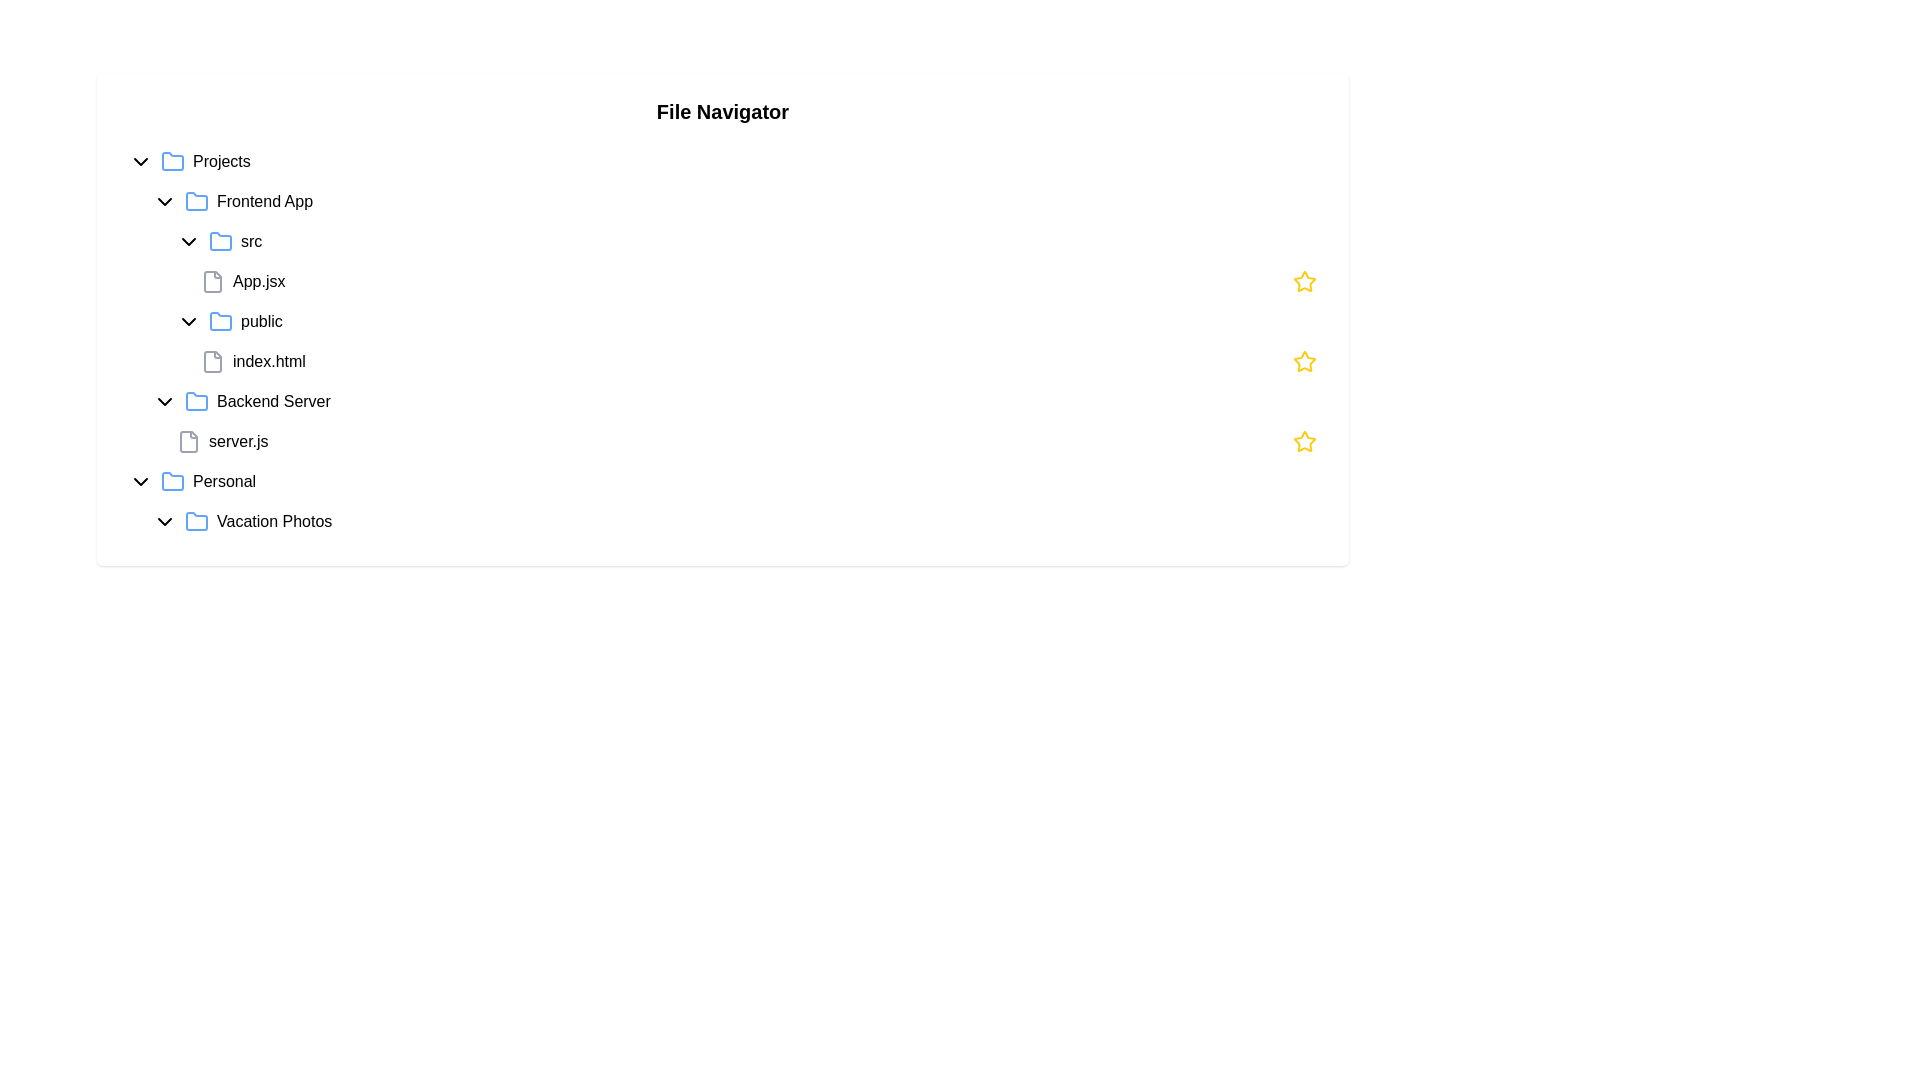  What do you see at coordinates (164, 520) in the screenshot?
I see `the Expand/Collapse Chevron Icon located to the left of the 'Vacation Photos' text` at bounding box center [164, 520].